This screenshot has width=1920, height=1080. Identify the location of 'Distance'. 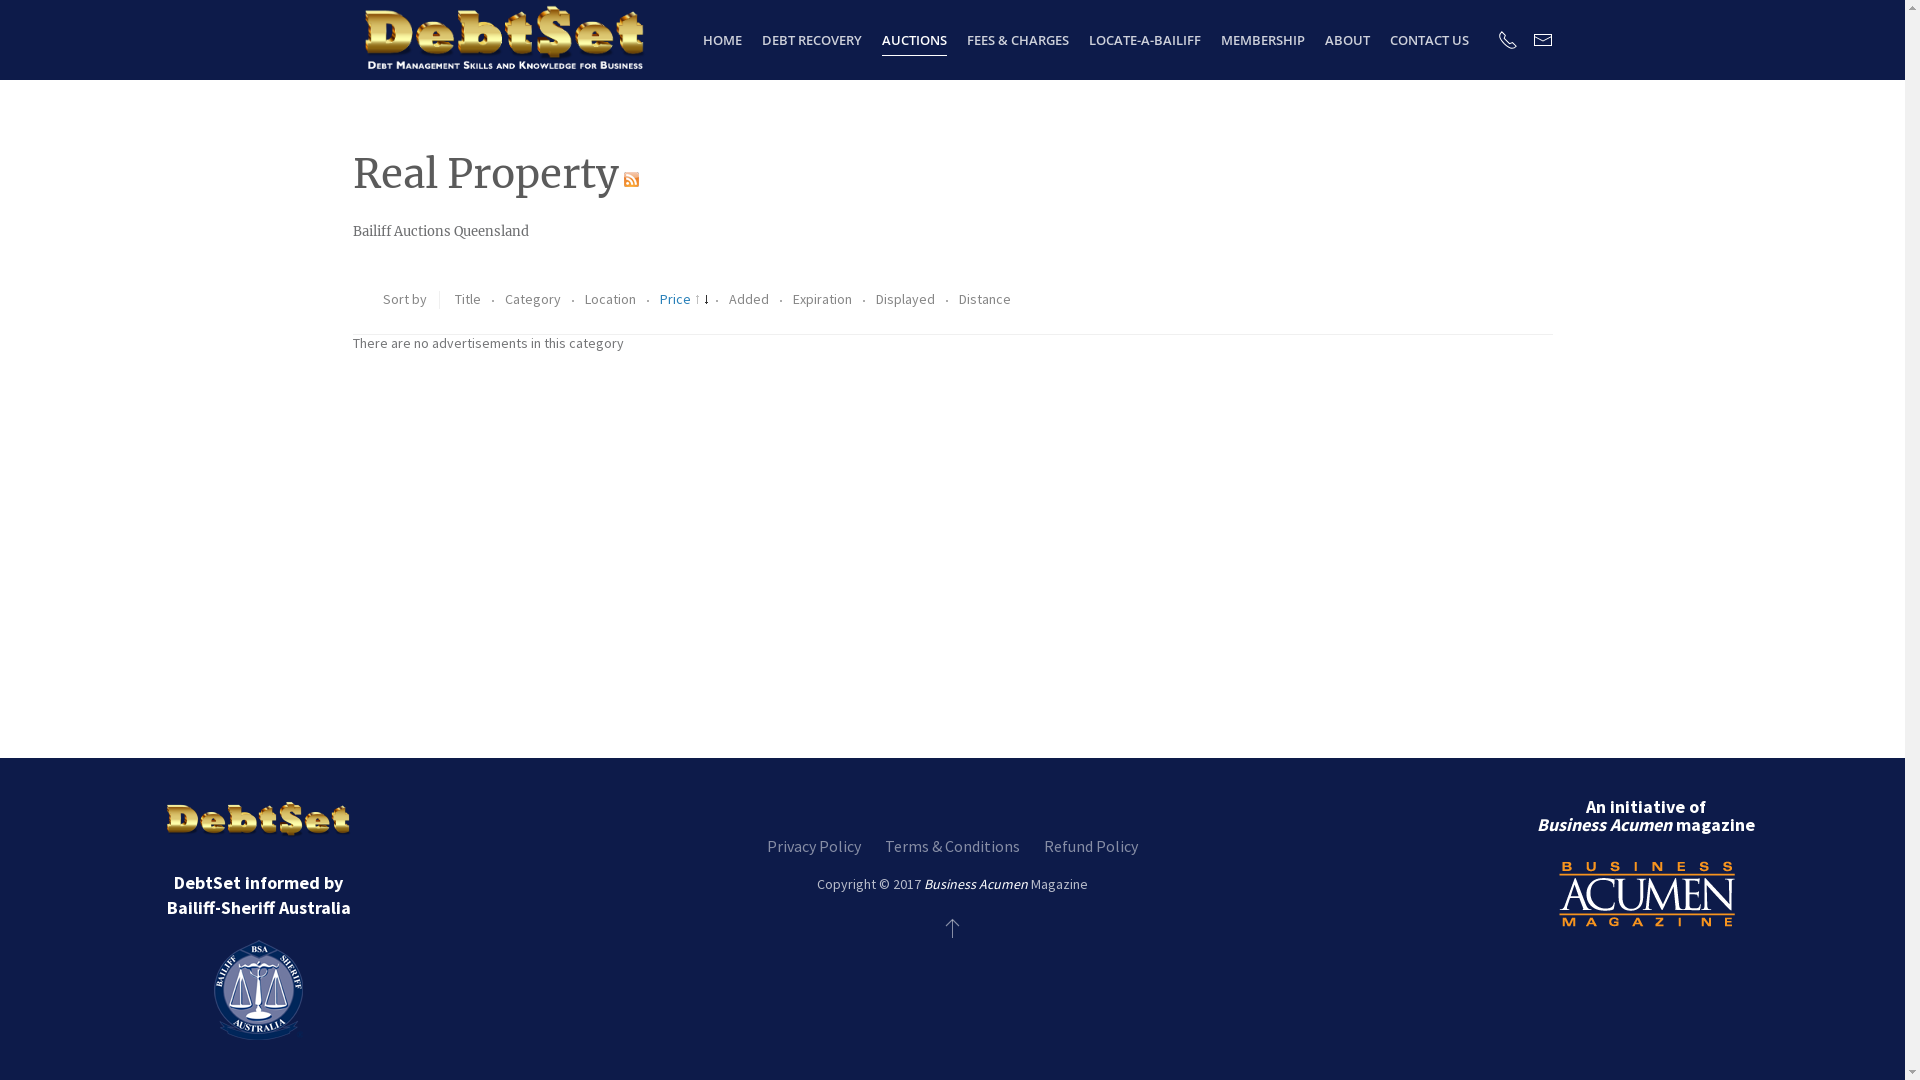
(983, 299).